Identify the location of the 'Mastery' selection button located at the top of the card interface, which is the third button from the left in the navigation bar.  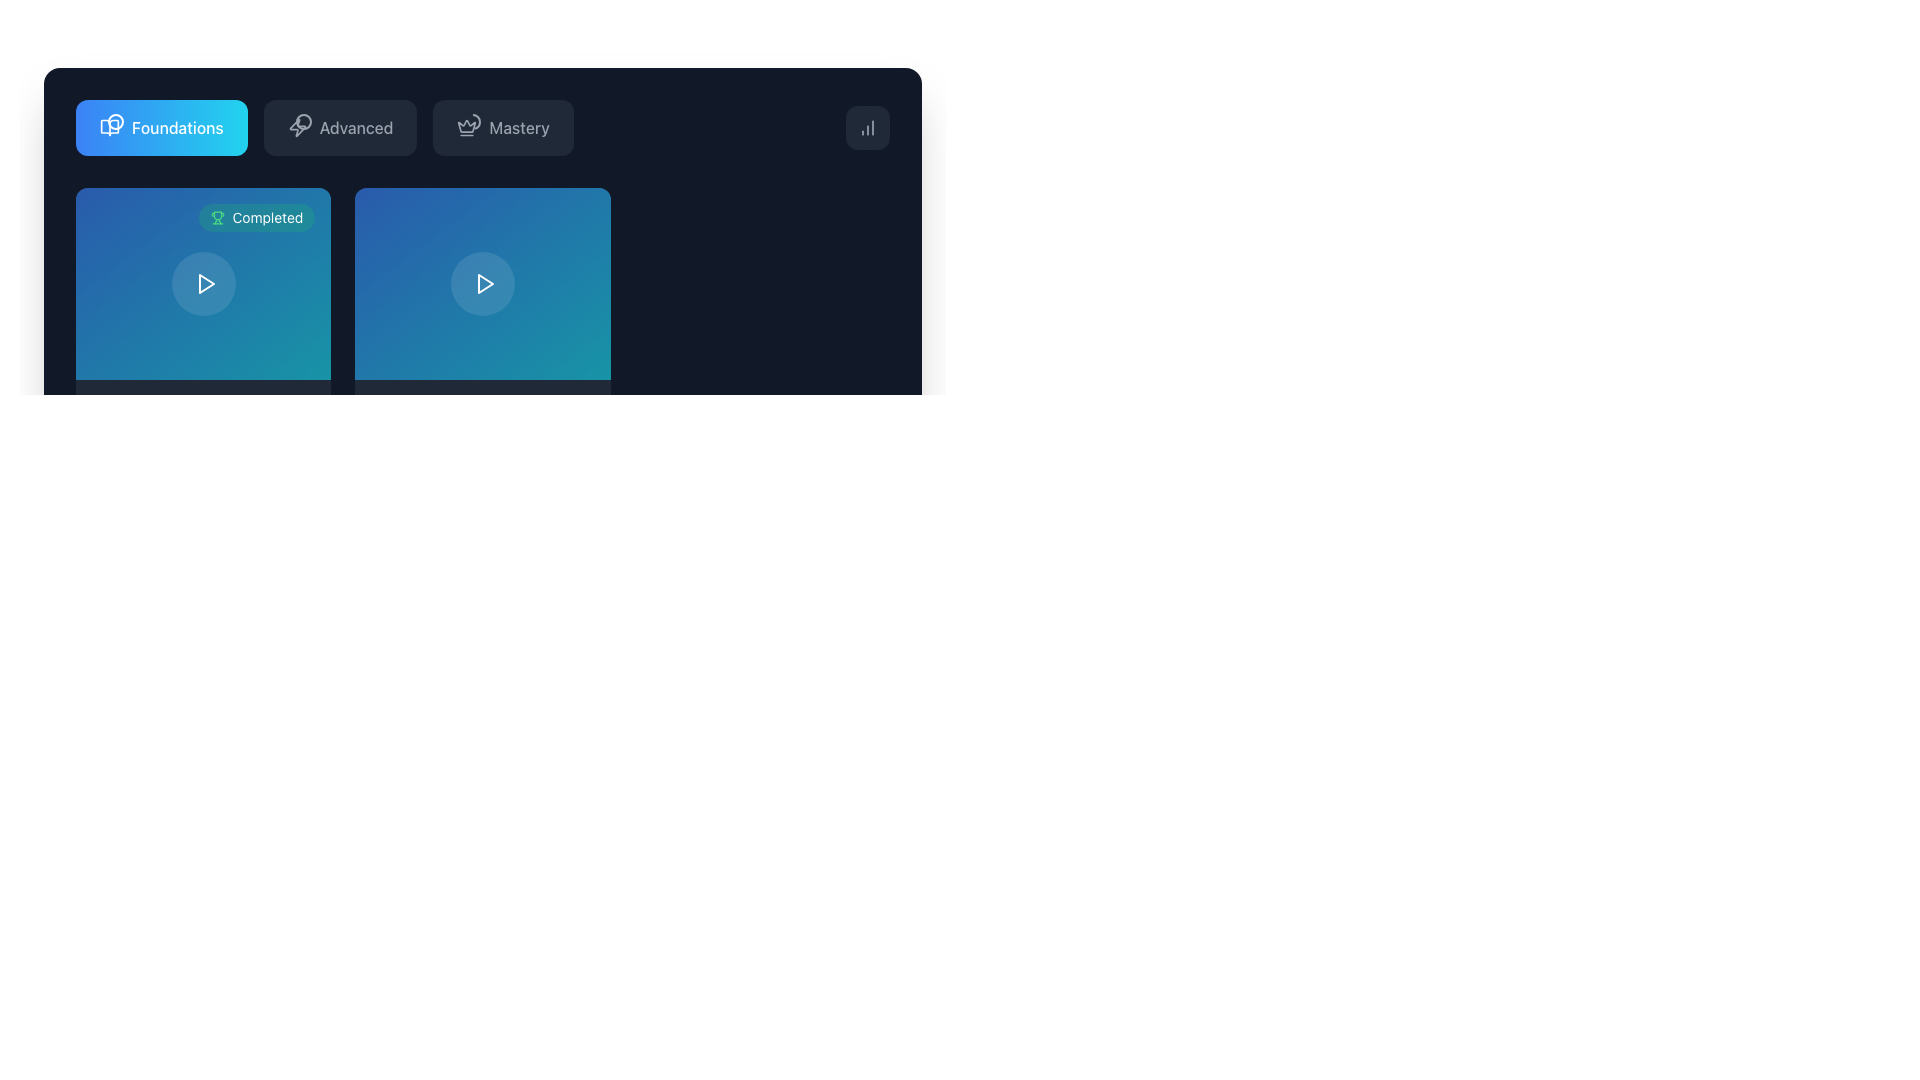
(483, 127).